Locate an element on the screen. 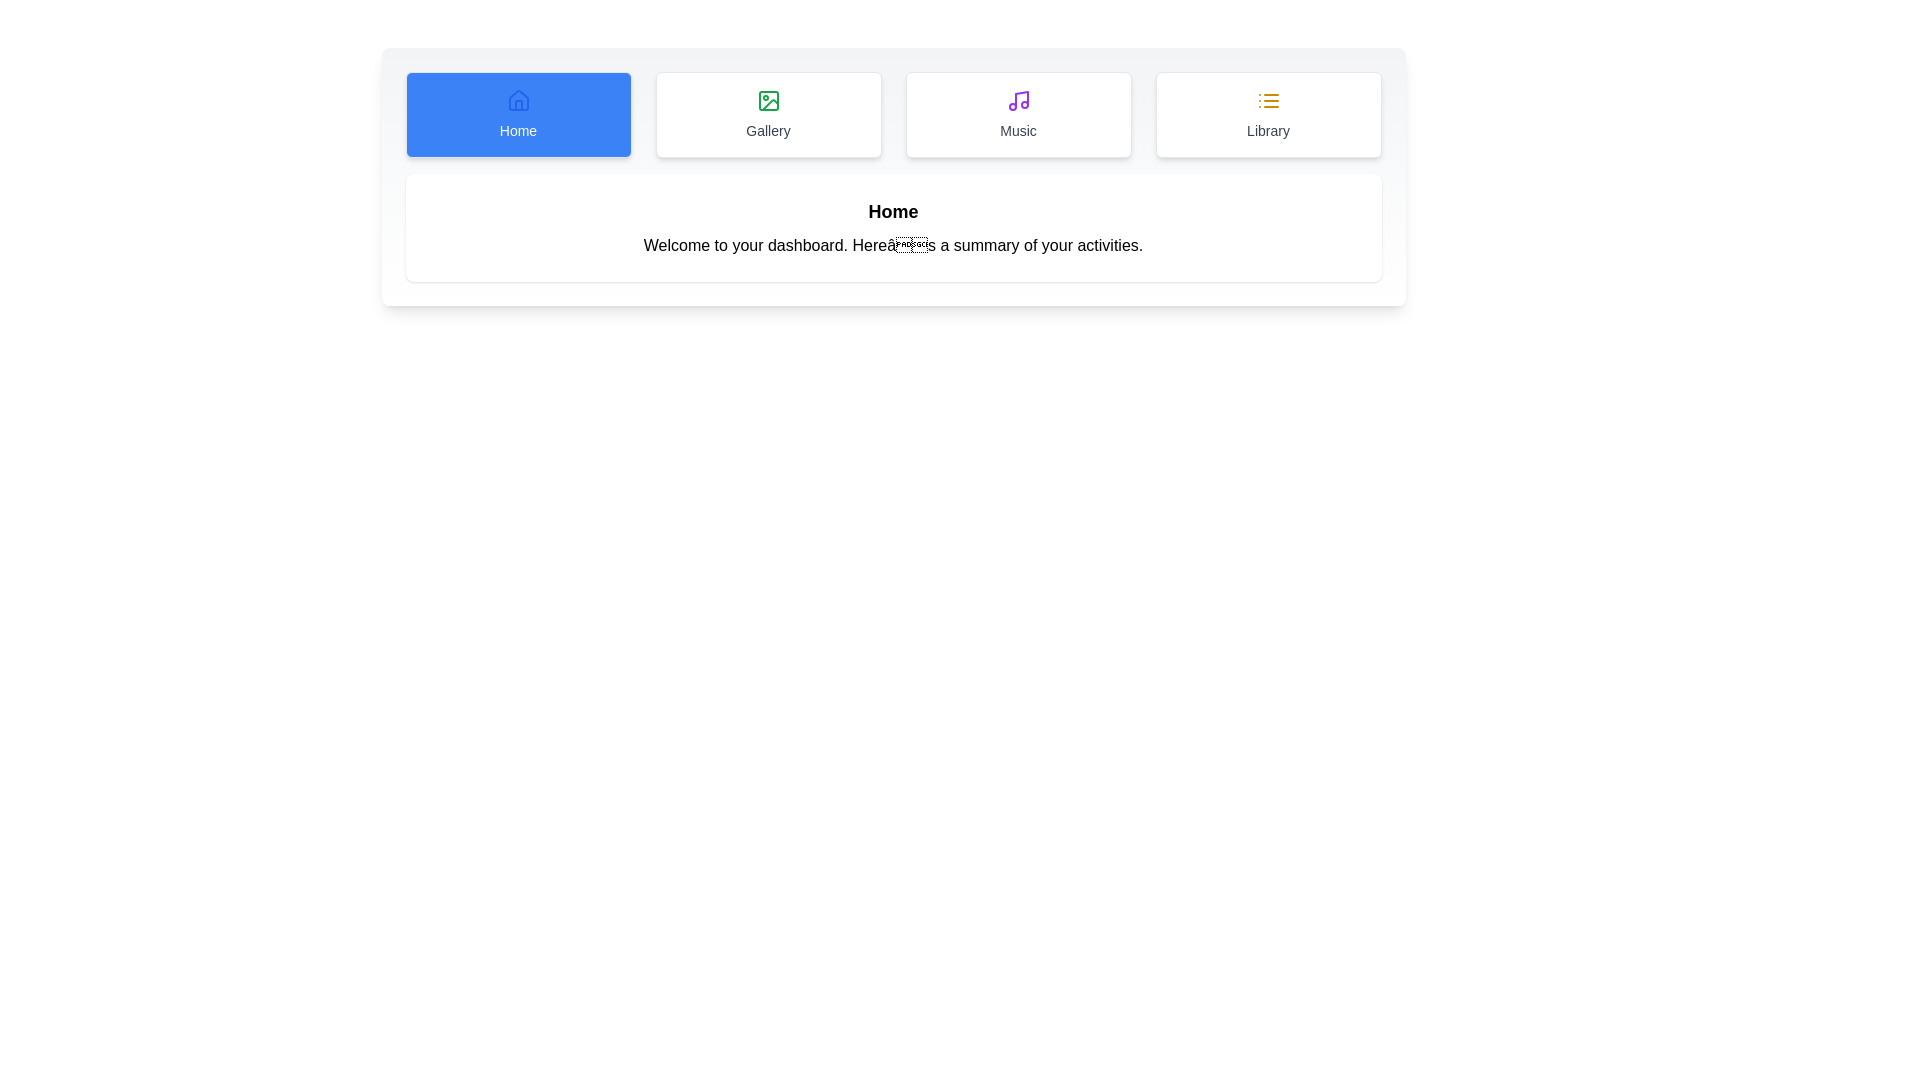 Image resolution: width=1920 pixels, height=1080 pixels. the Gallery tab to switch to it is located at coordinates (767, 115).